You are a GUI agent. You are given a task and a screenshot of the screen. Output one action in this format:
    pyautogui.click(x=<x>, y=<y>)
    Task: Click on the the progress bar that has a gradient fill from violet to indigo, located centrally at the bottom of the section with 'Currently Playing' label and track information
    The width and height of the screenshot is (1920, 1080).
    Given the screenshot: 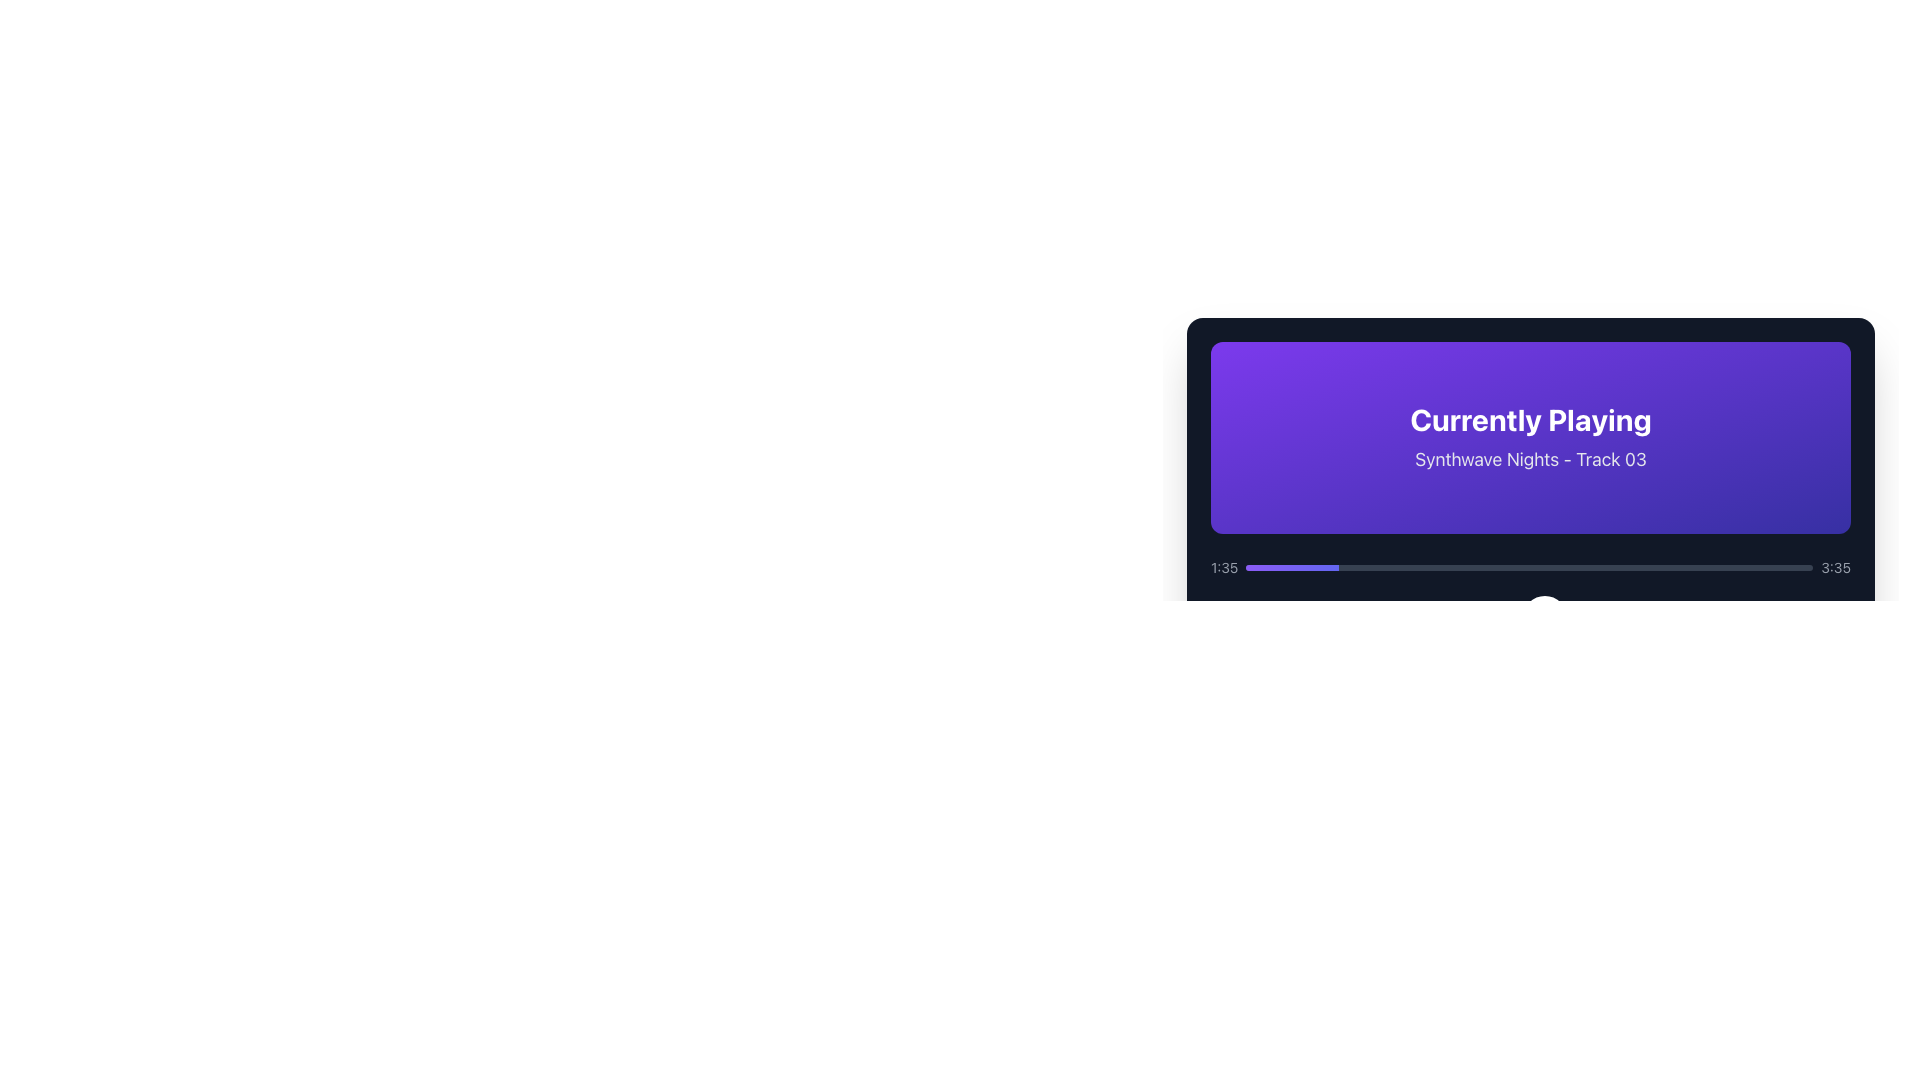 What is the action you would take?
    pyautogui.click(x=1530, y=567)
    